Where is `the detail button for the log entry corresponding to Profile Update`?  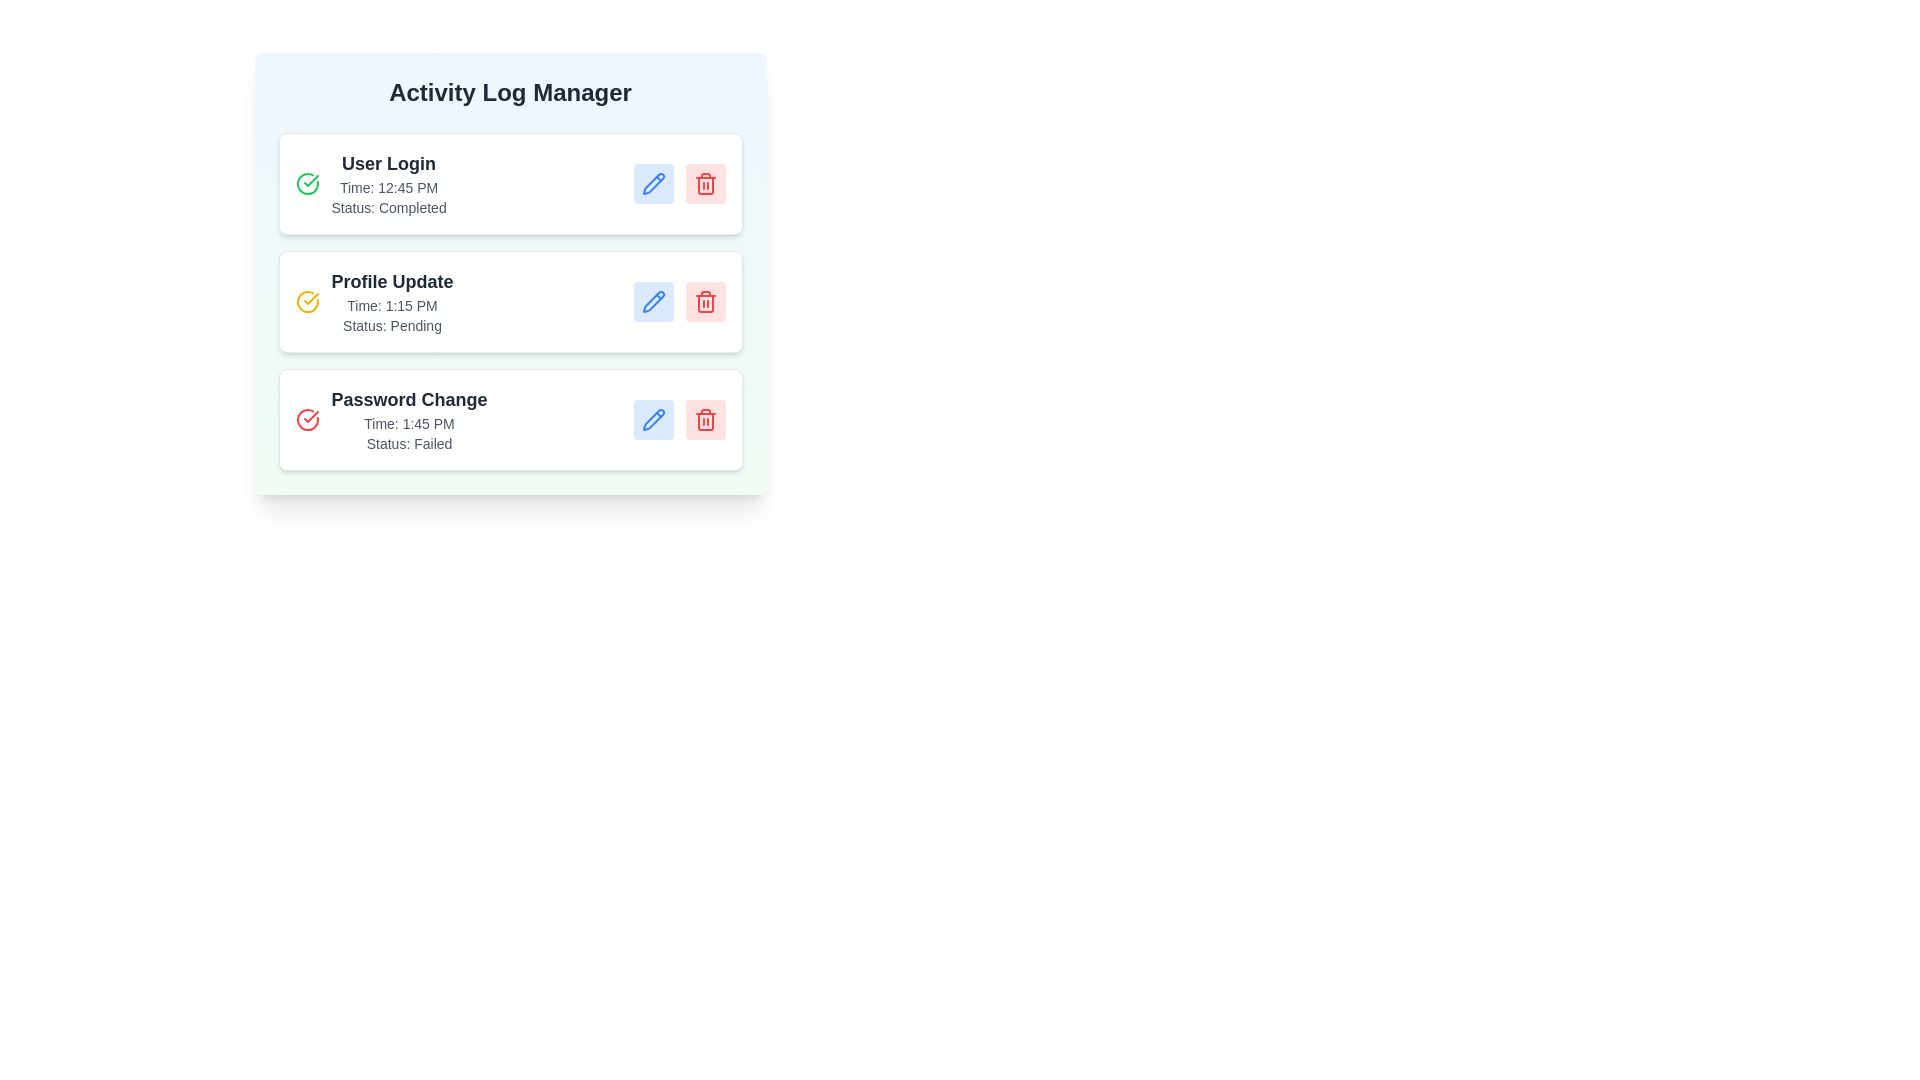 the detail button for the log entry corresponding to Profile Update is located at coordinates (653, 301).